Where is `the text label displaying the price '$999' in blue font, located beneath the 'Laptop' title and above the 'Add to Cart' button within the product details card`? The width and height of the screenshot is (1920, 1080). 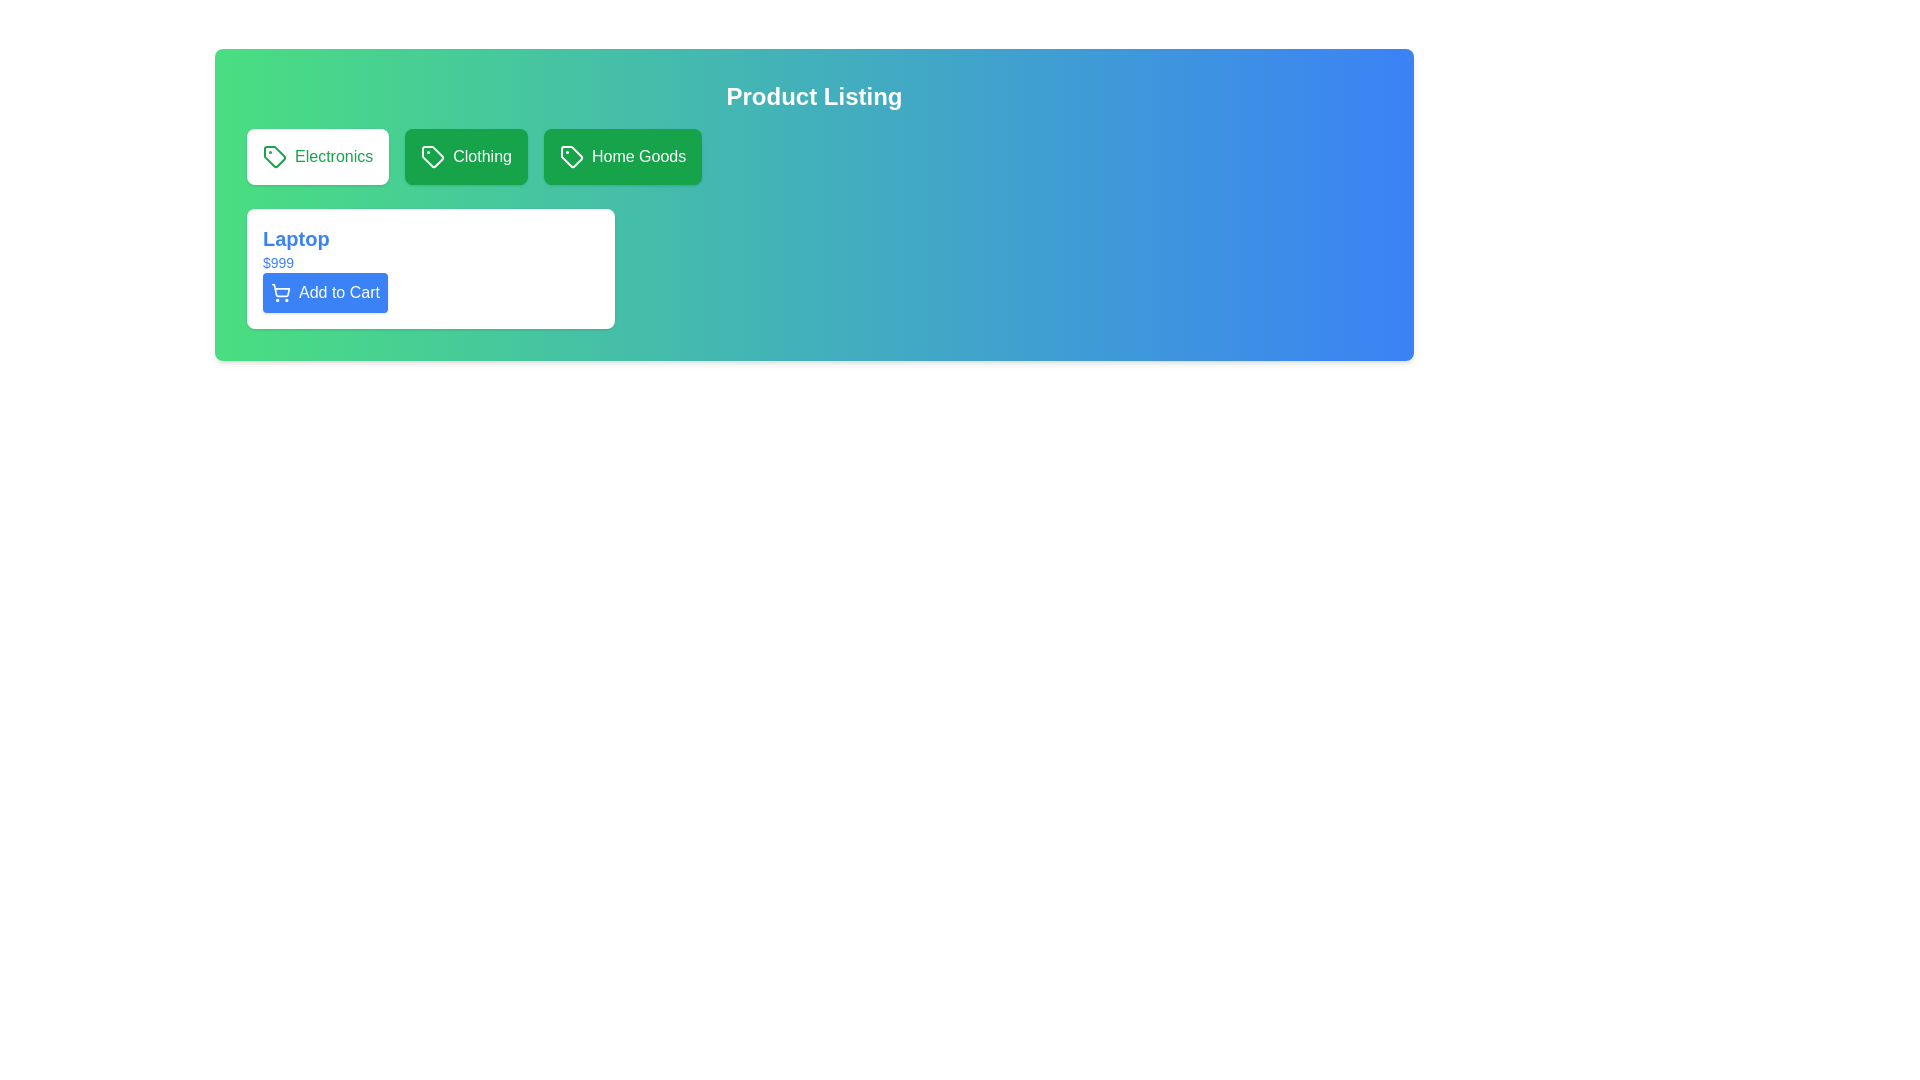 the text label displaying the price '$999' in blue font, located beneath the 'Laptop' title and above the 'Add to Cart' button within the product details card is located at coordinates (277, 261).